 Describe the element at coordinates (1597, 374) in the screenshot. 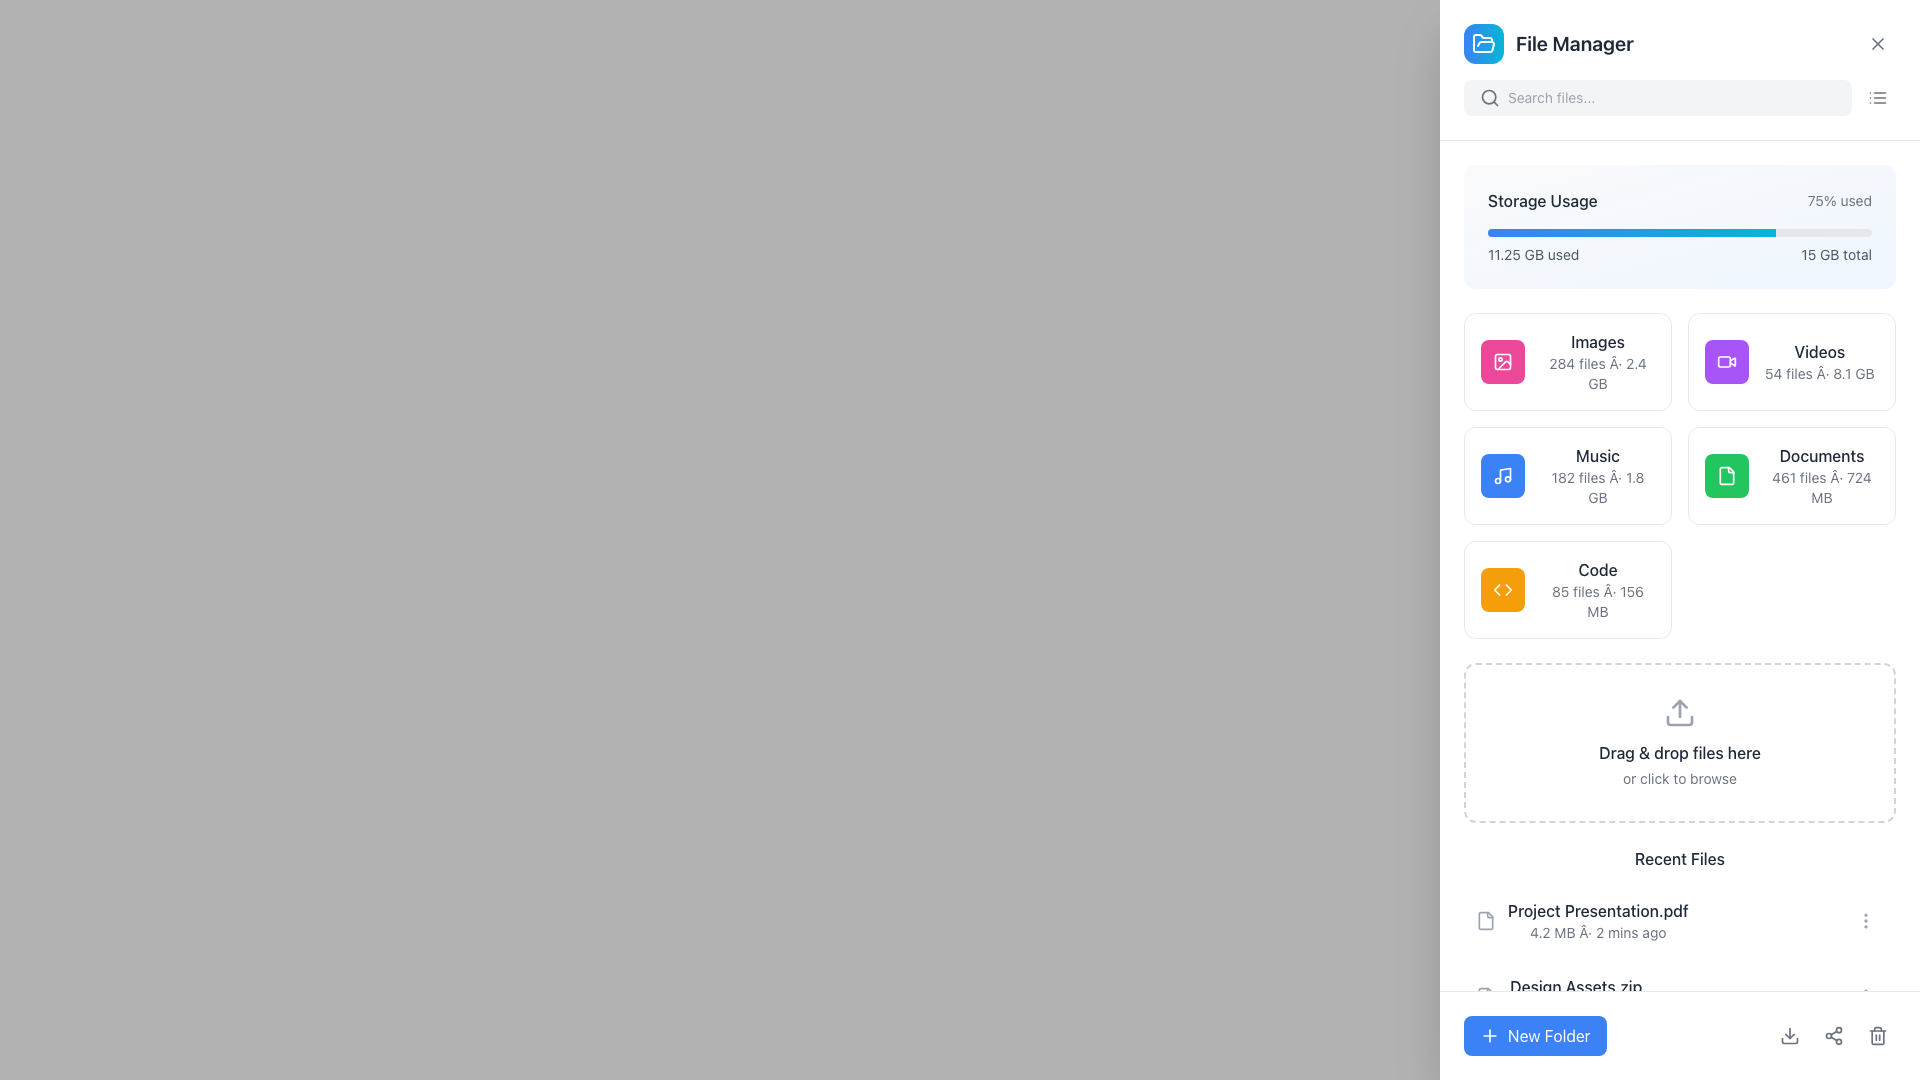

I see `summary information displayed in the Text label located below the 'Images' label within the 'Images' category card in the file manager interface` at that location.